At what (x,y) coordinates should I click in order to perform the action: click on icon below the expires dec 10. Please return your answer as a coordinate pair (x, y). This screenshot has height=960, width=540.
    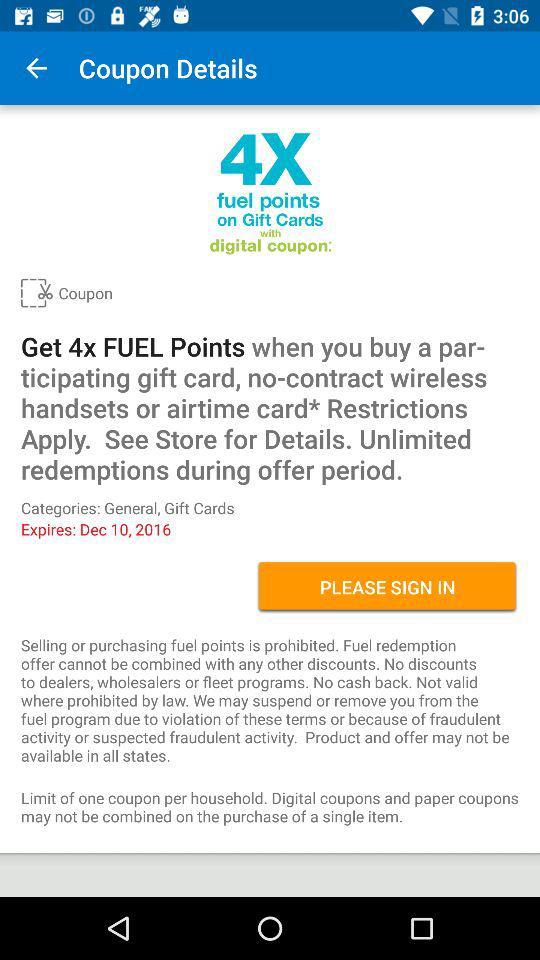
    Looking at the image, I should click on (387, 587).